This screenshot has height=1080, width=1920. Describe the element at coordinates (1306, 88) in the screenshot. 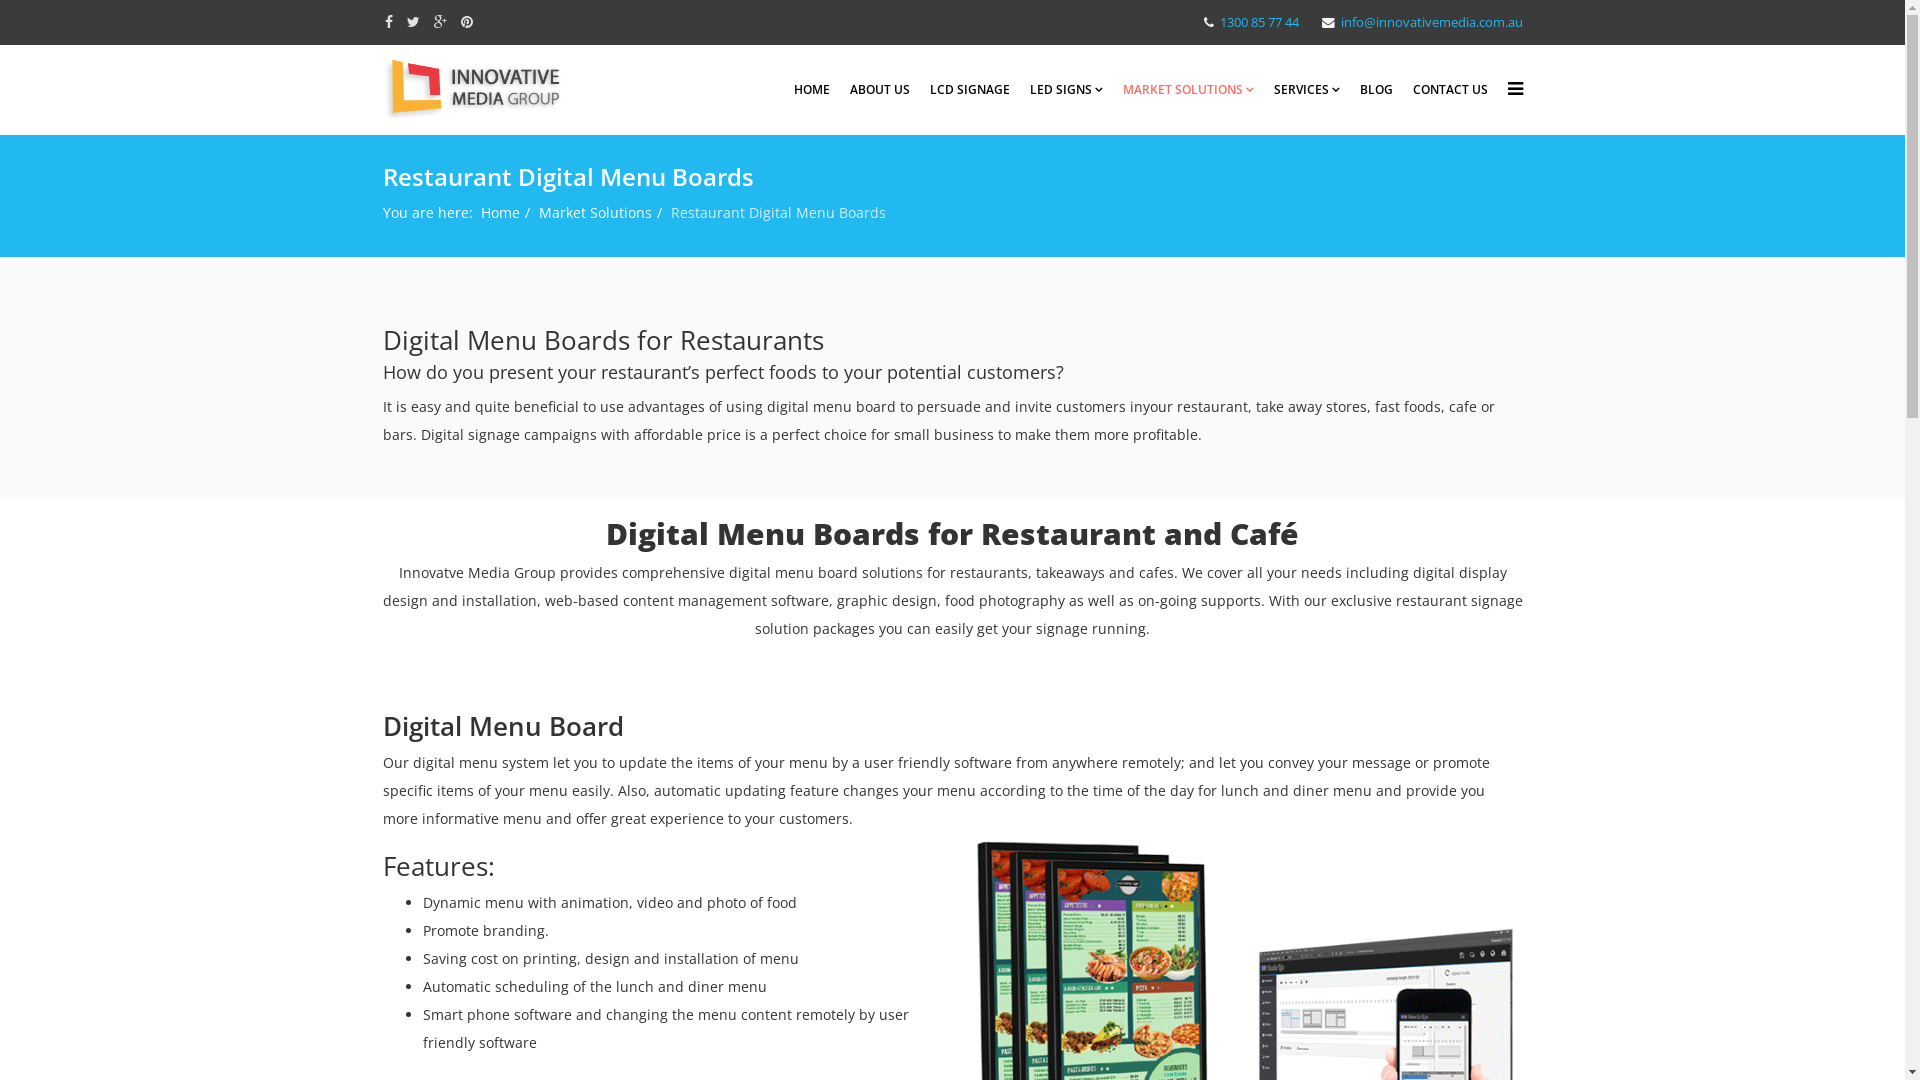

I see `'SERVICES'` at that location.